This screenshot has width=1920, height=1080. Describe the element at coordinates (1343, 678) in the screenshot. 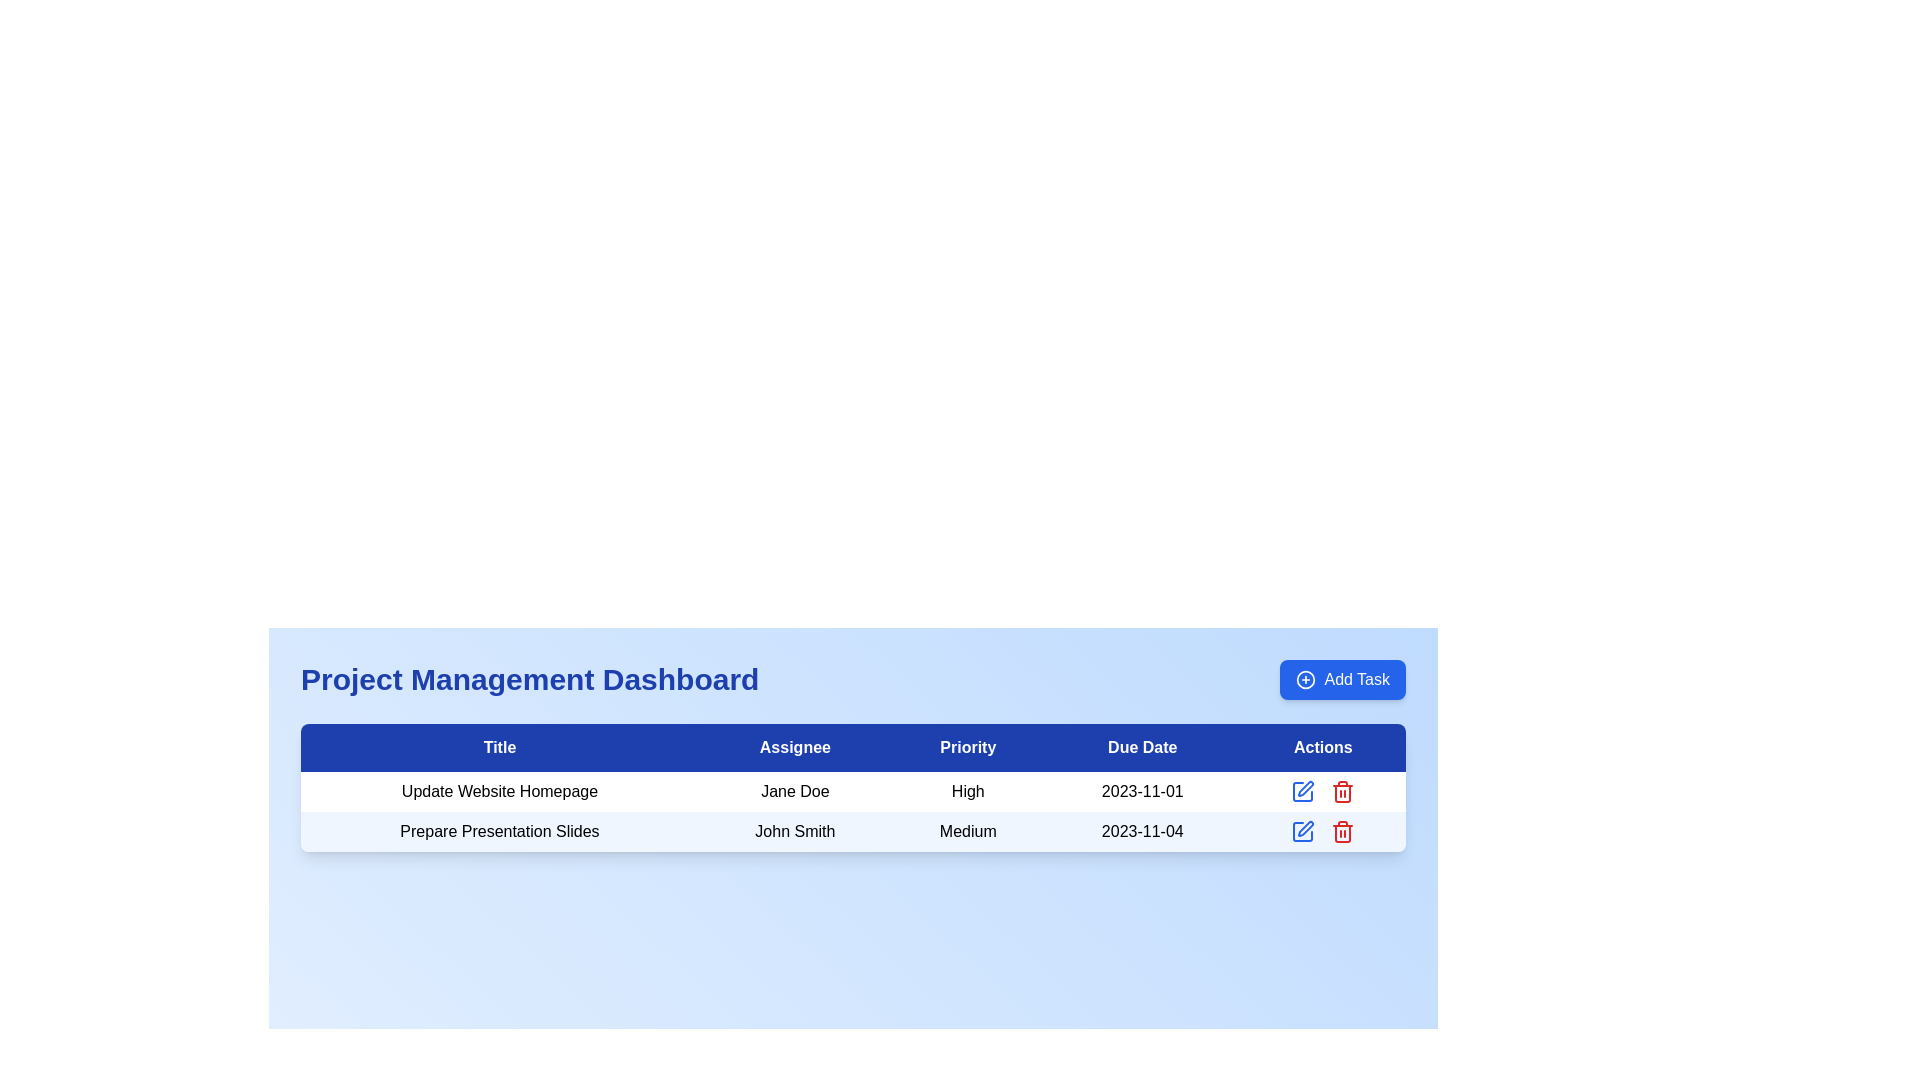

I see `the 'Add Task' button located at the top-right corner of the Project Management Dashboard` at that location.